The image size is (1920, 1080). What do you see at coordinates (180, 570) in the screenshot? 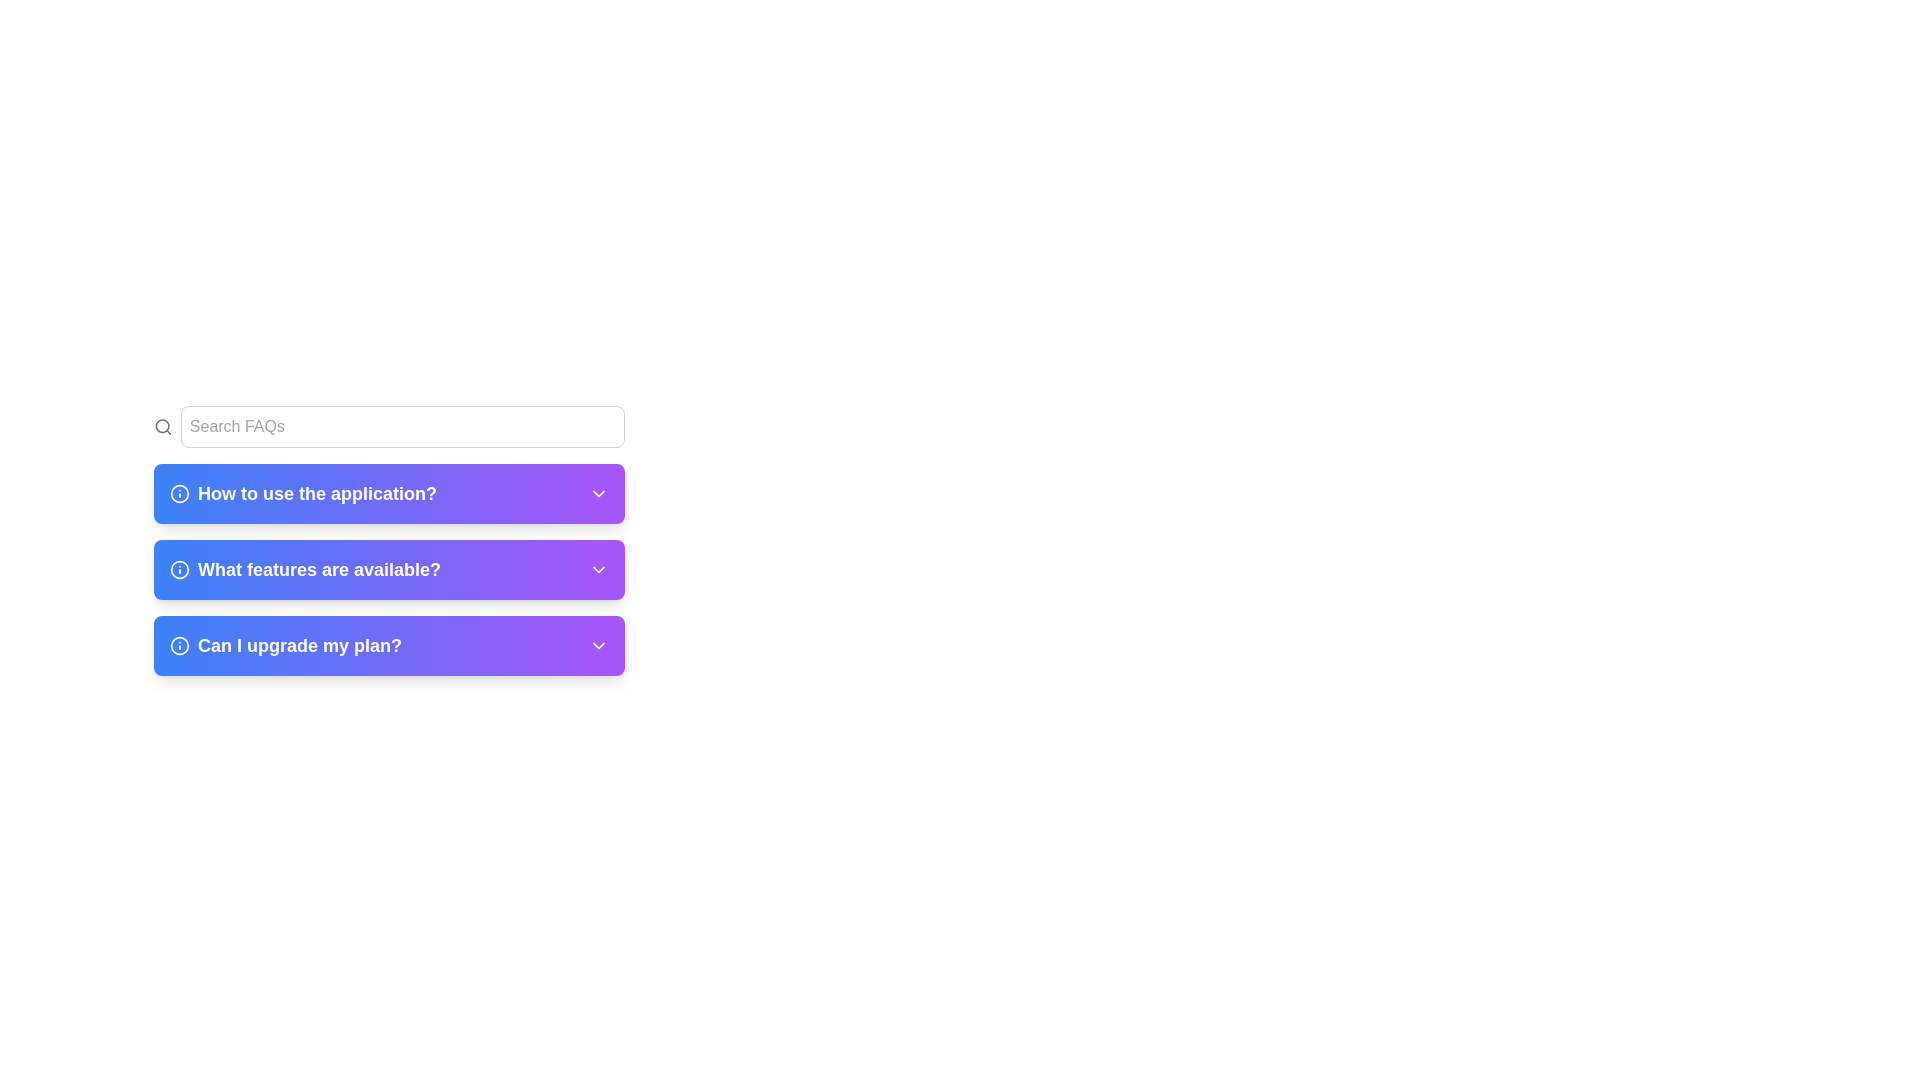
I see `the icon located on the left side of the second row, which contains the text 'What features are available?'` at bounding box center [180, 570].